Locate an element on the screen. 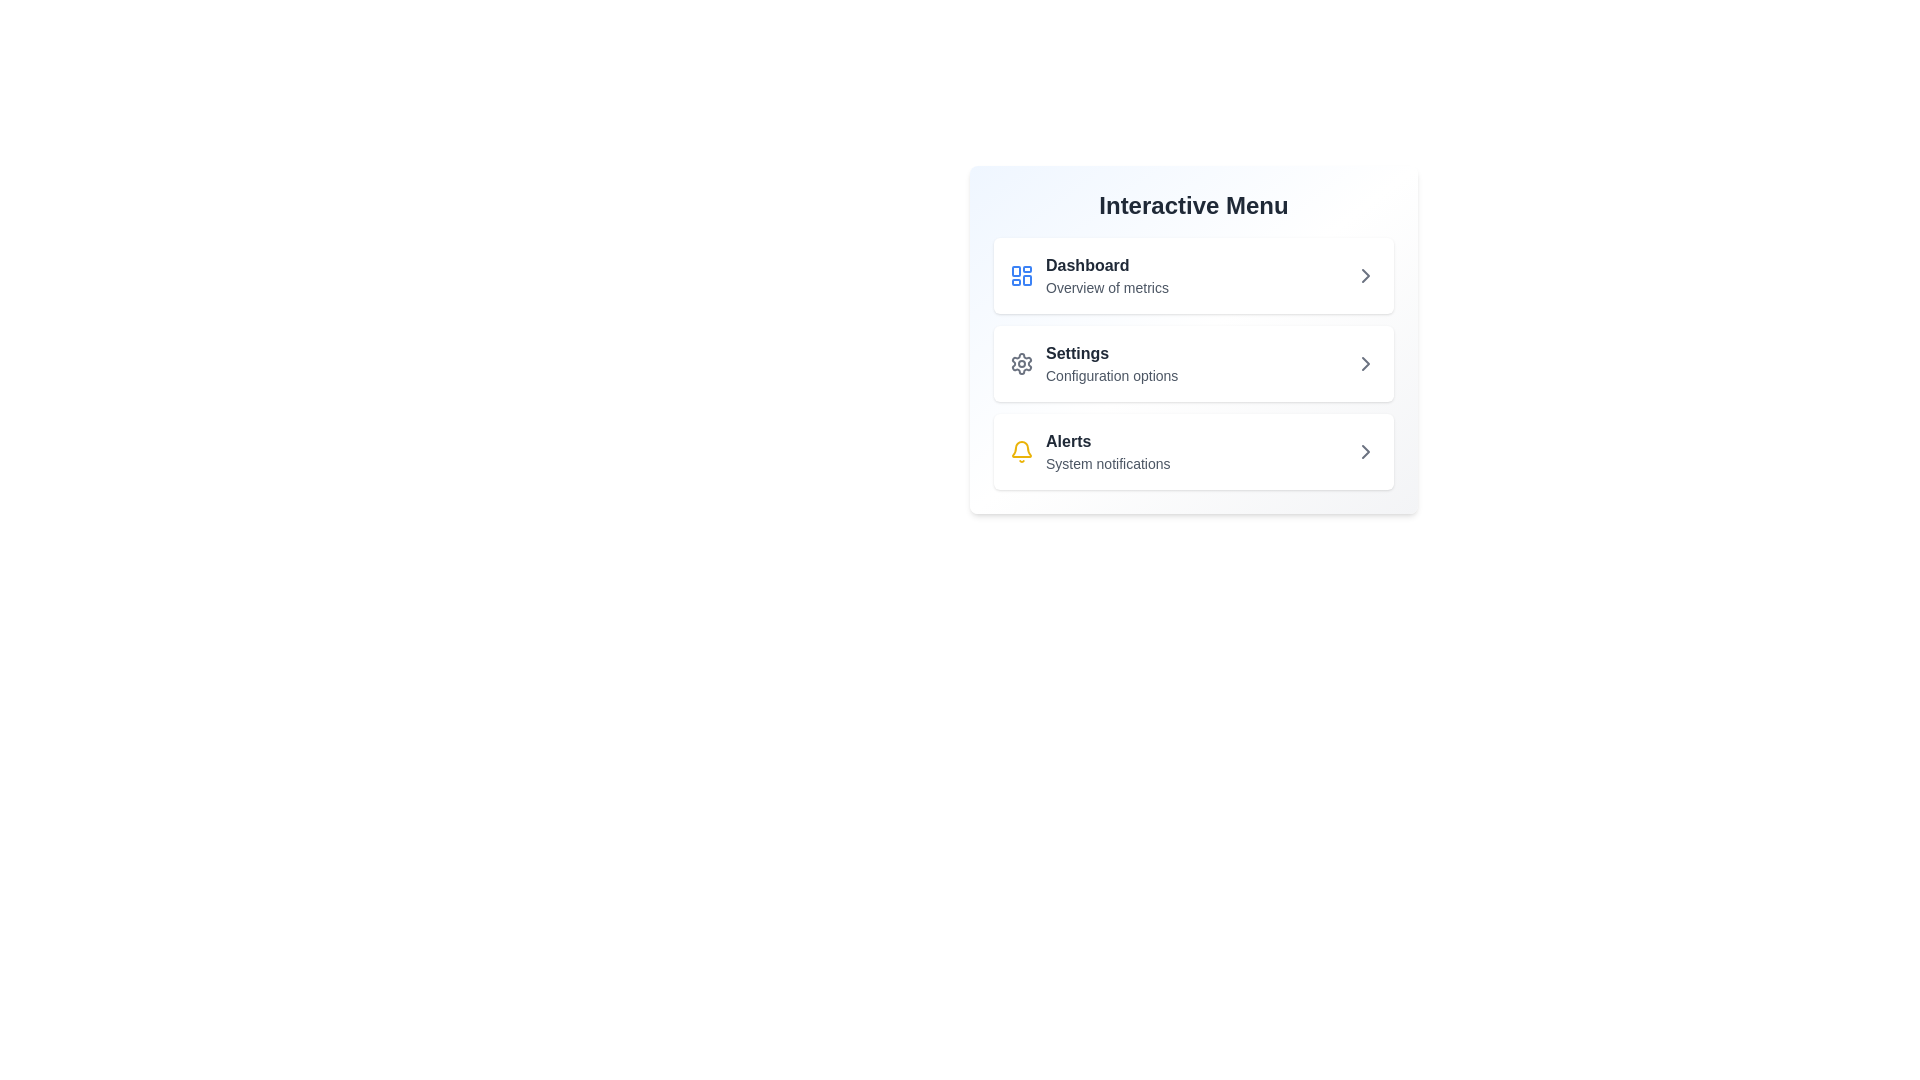 This screenshot has height=1080, width=1920. the Button that serves as a navigational link to access notifications or alerts, located in the 'Interactive Menu' section, positioned below 'Settings' is located at coordinates (1194, 451).